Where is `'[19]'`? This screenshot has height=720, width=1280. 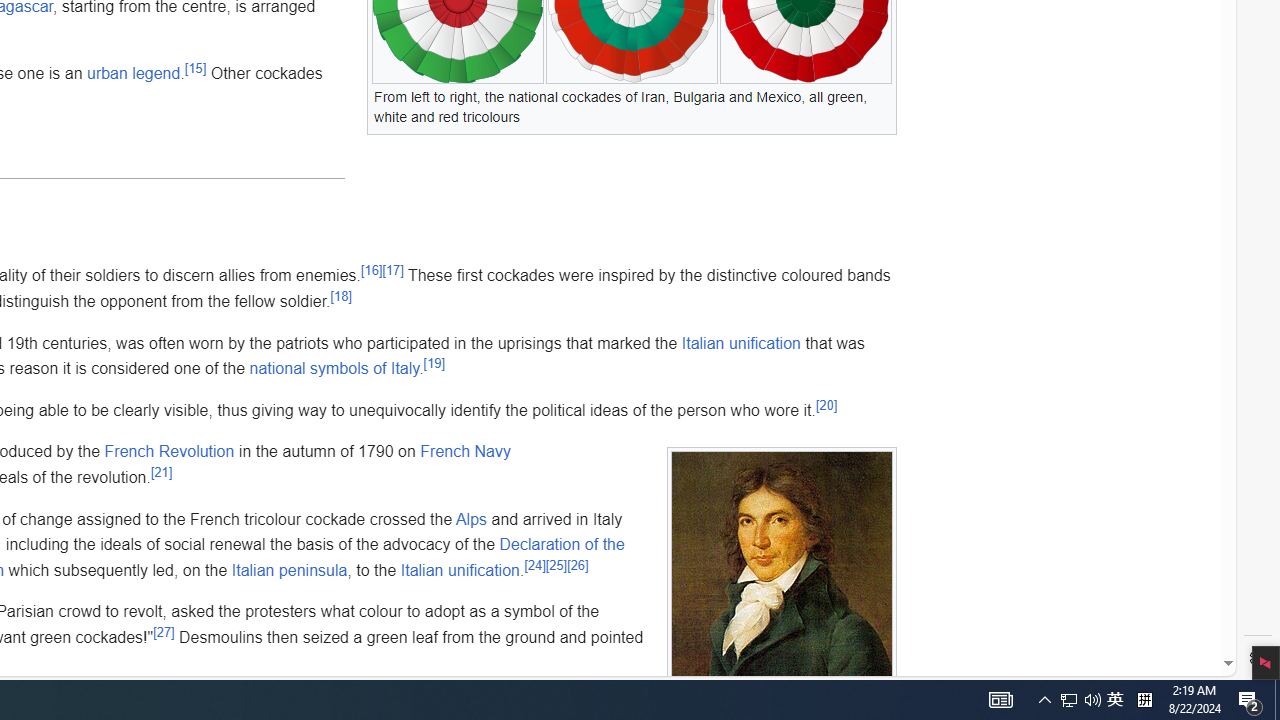
'[19]' is located at coordinates (432, 362).